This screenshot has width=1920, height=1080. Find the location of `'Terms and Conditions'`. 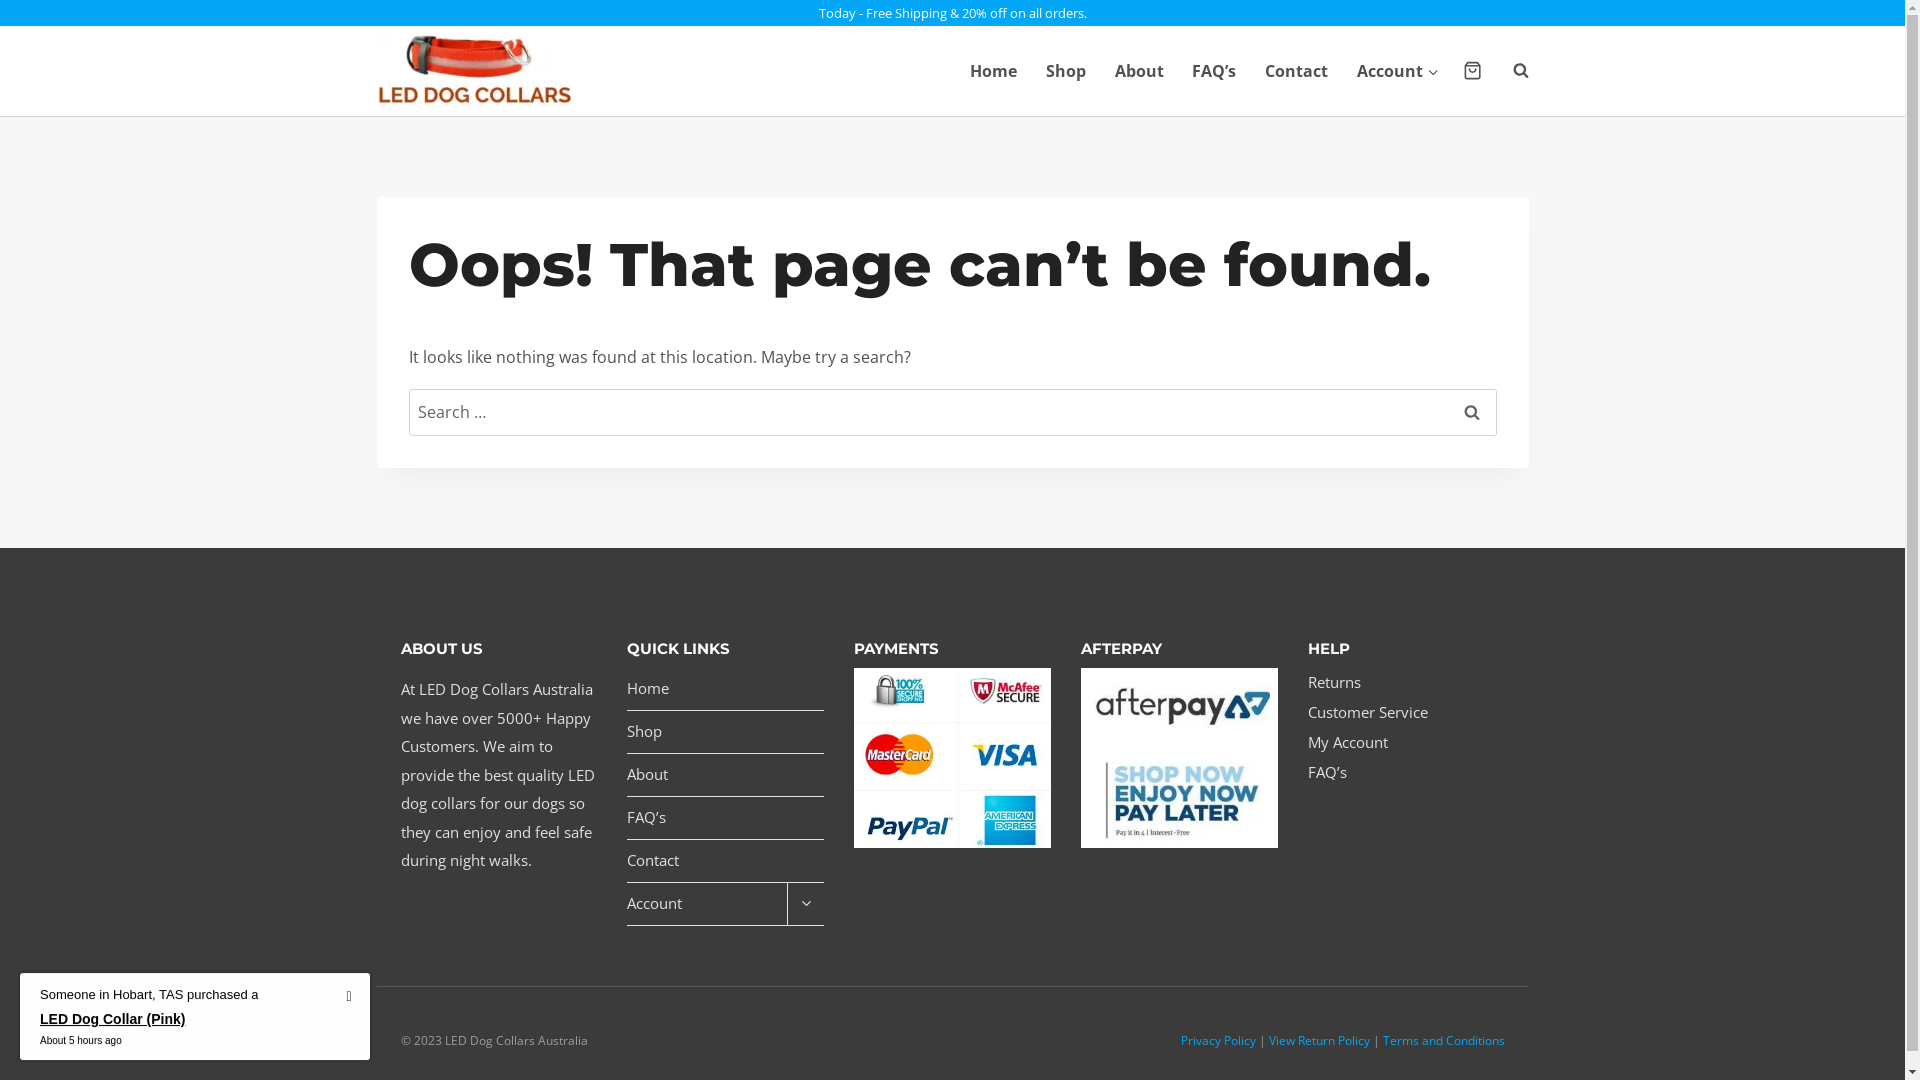

'Terms and Conditions' is located at coordinates (1443, 1039).